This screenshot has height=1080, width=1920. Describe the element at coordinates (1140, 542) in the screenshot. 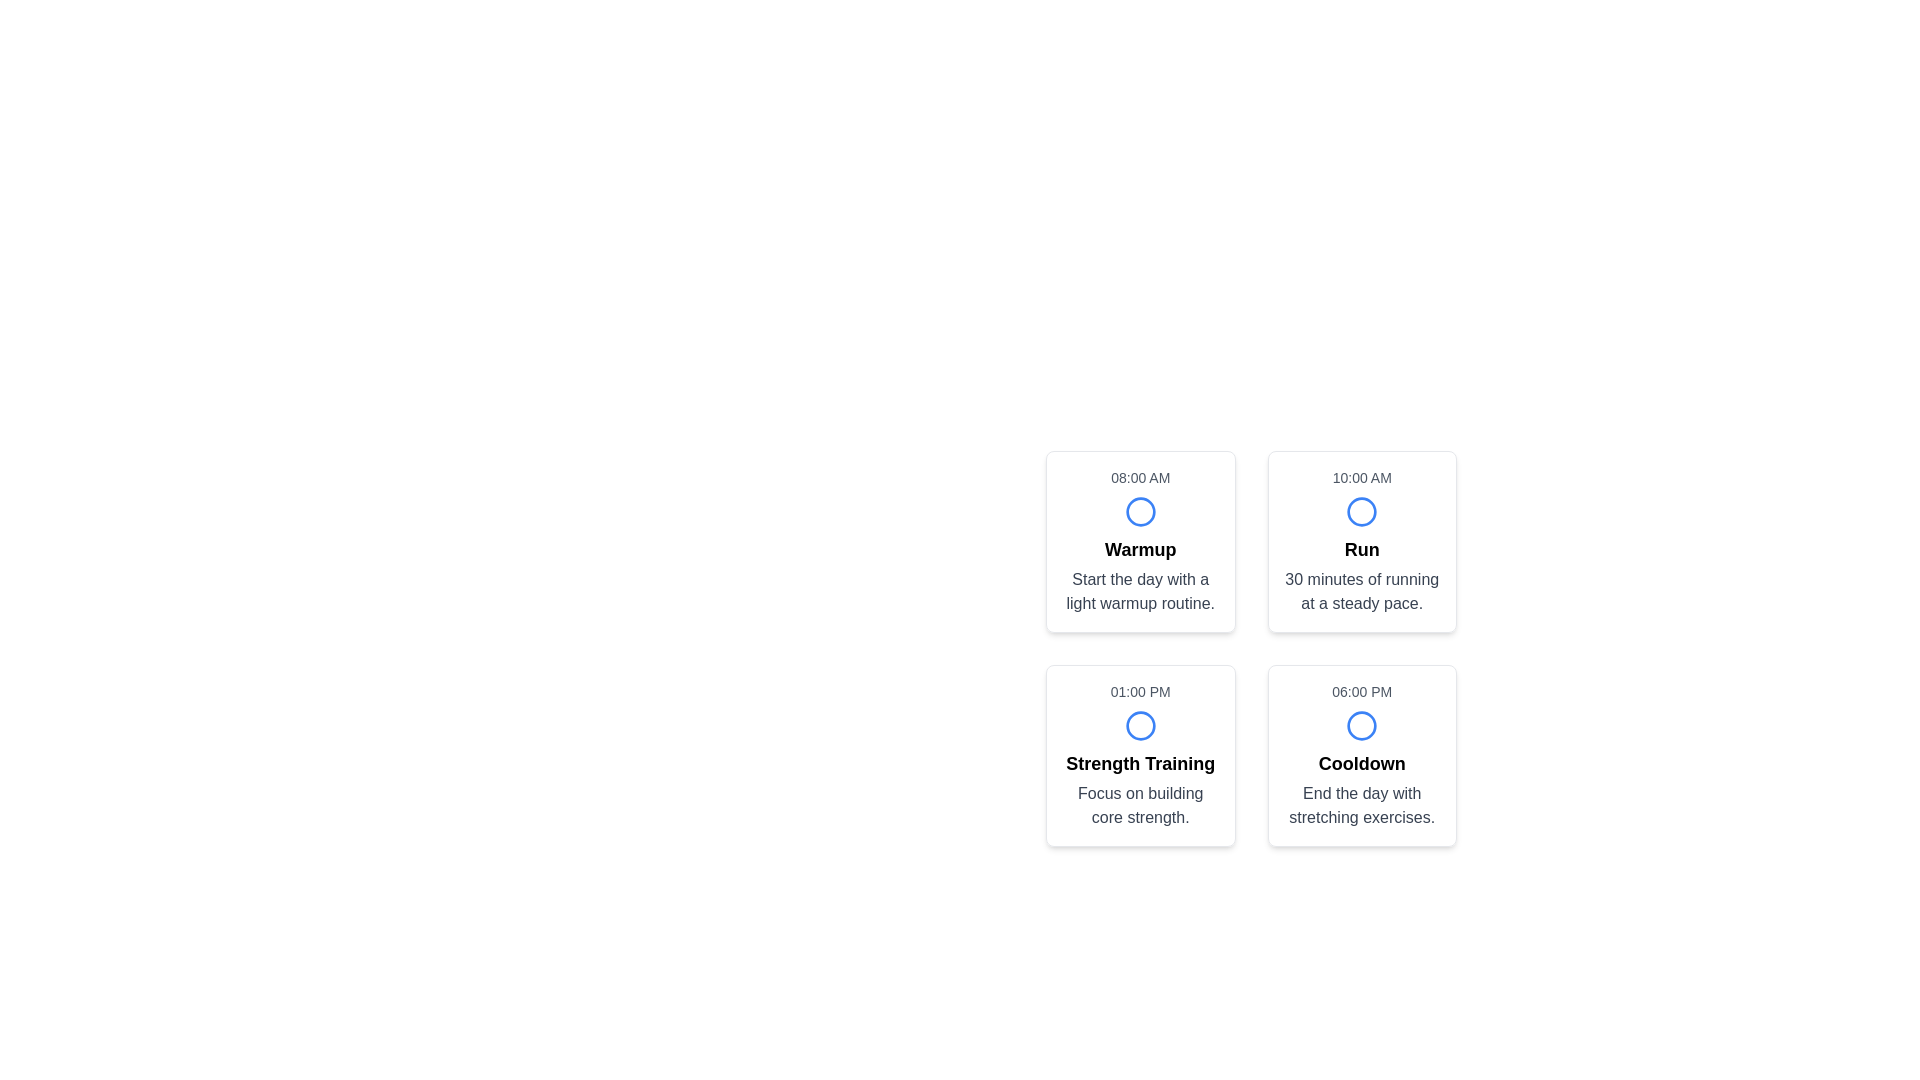

I see `the first scheduled activity card in the daily routine planner` at that location.